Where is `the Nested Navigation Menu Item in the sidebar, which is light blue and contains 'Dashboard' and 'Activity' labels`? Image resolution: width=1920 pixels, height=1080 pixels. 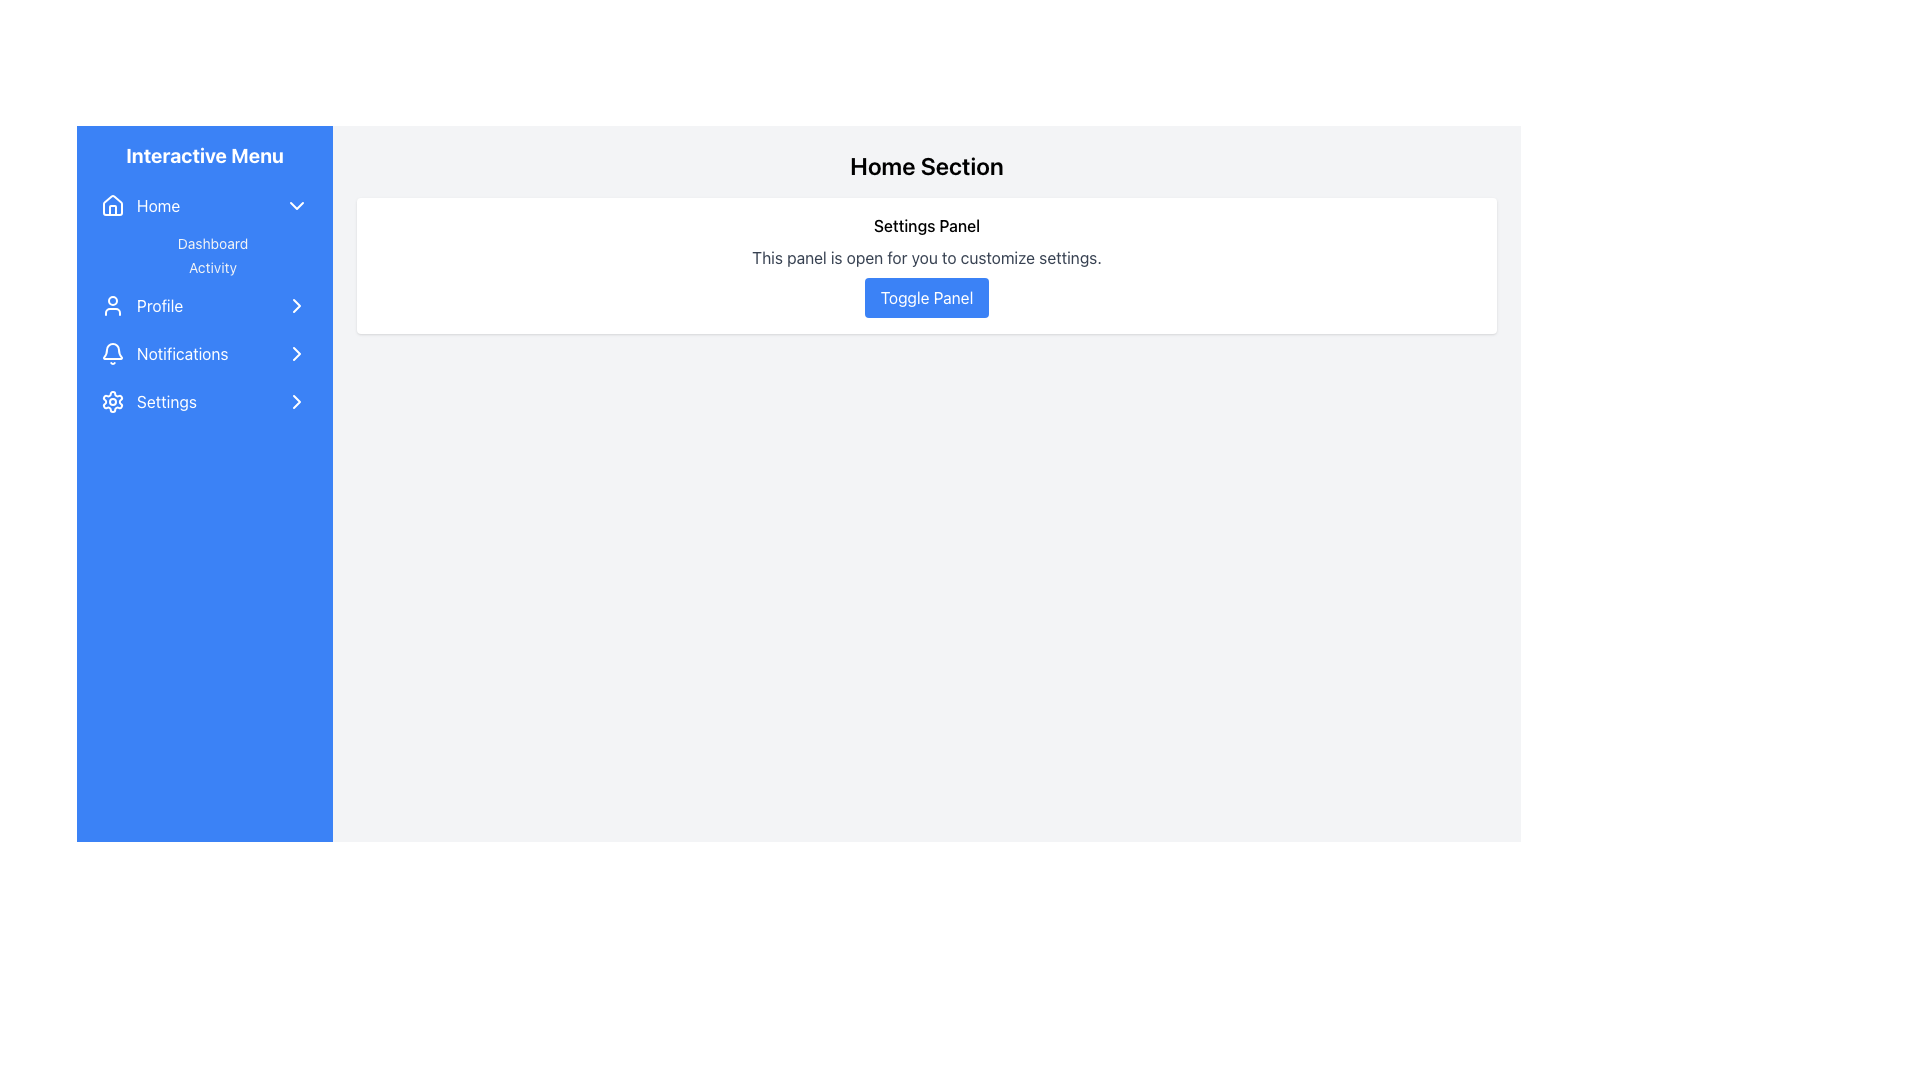 the Nested Navigation Menu Item in the sidebar, which is light blue and contains 'Dashboard' and 'Activity' labels is located at coordinates (205, 230).